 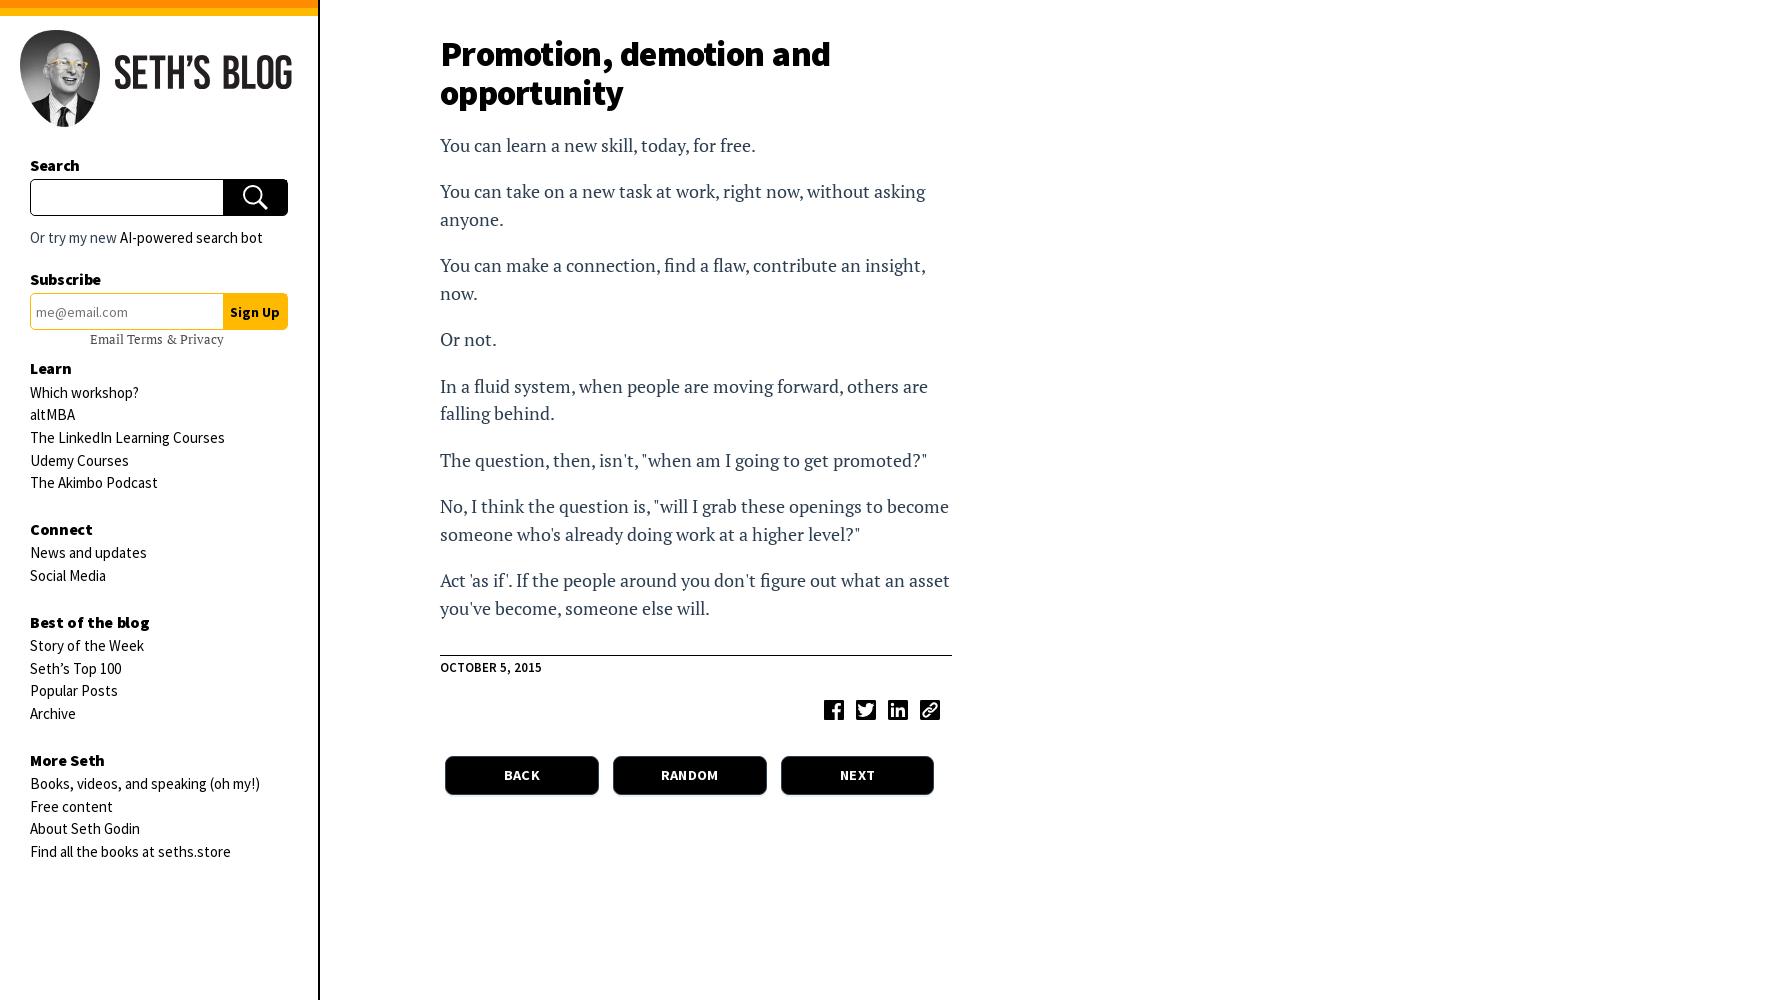 What do you see at coordinates (29, 711) in the screenshot?
I see `'Archive'` at bounding box center [29, 711].